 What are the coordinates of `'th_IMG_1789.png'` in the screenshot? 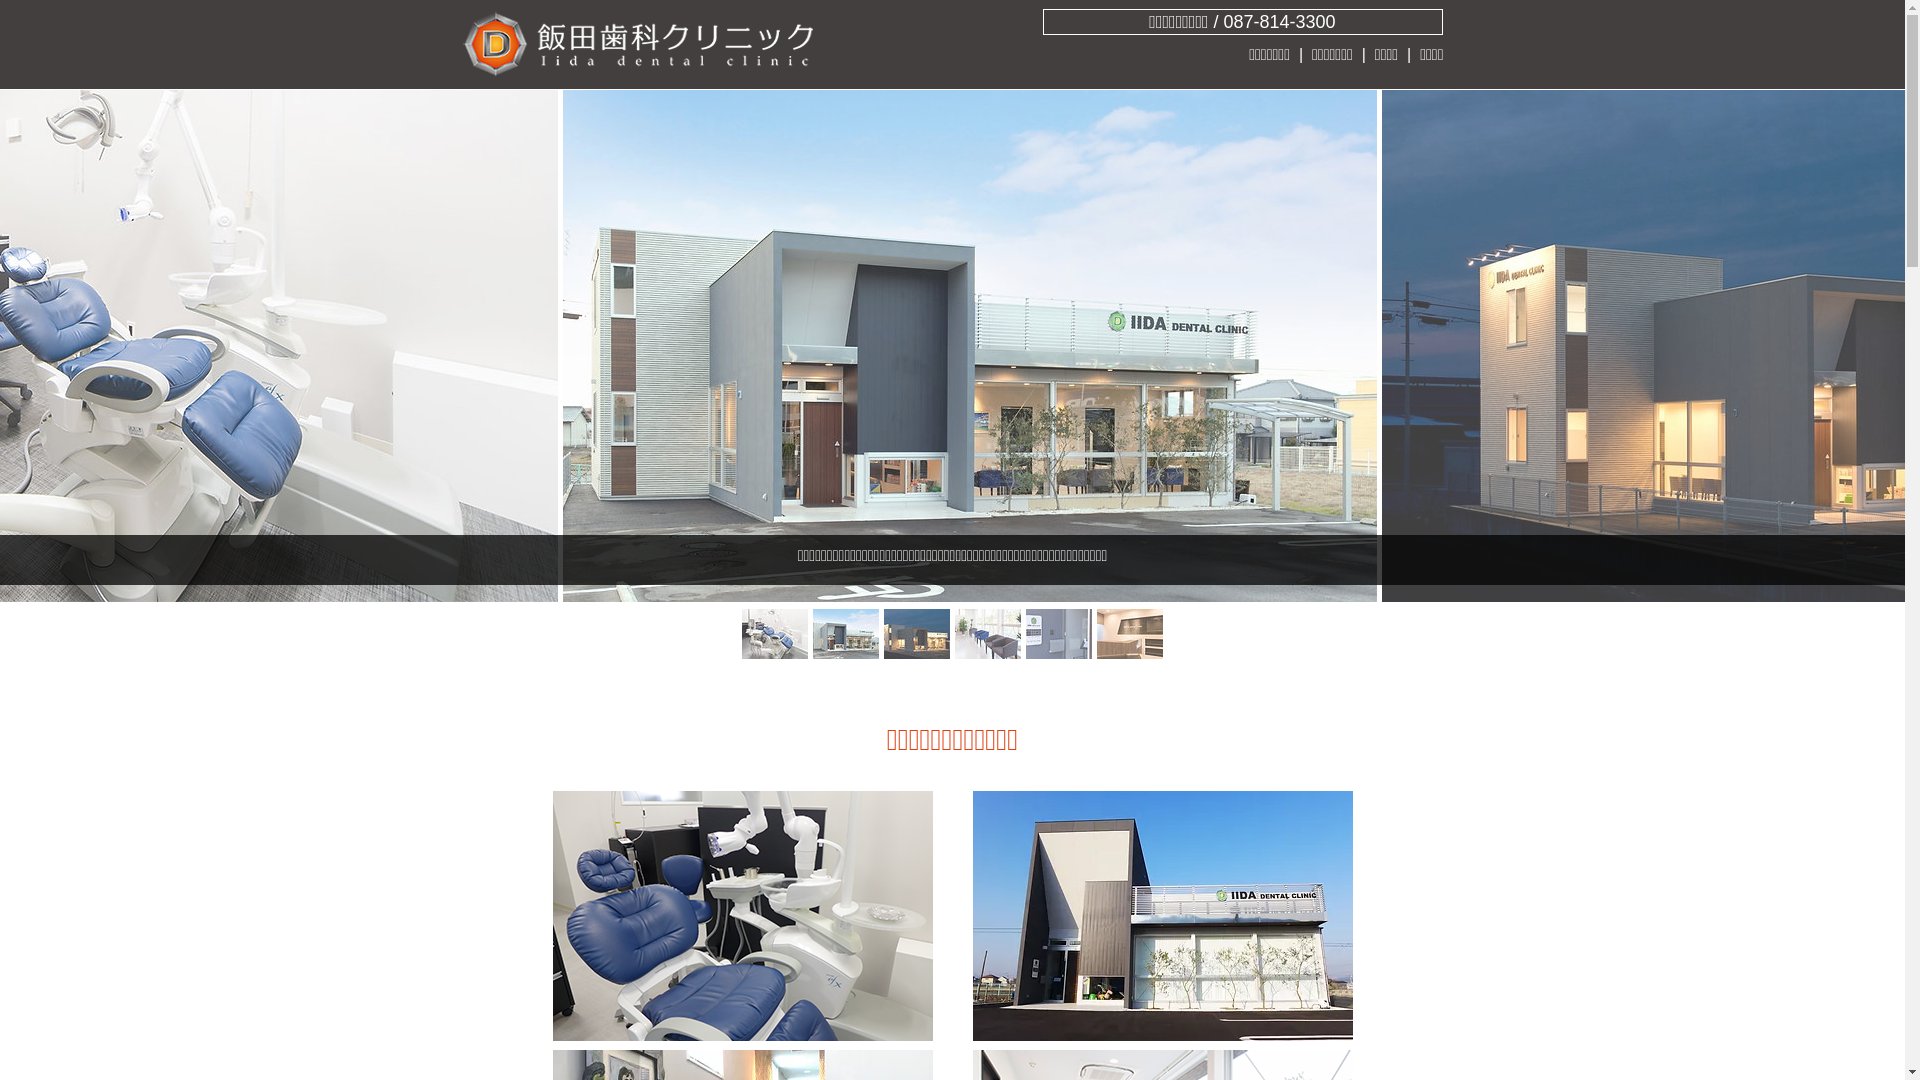 It's located at (1161, 915).